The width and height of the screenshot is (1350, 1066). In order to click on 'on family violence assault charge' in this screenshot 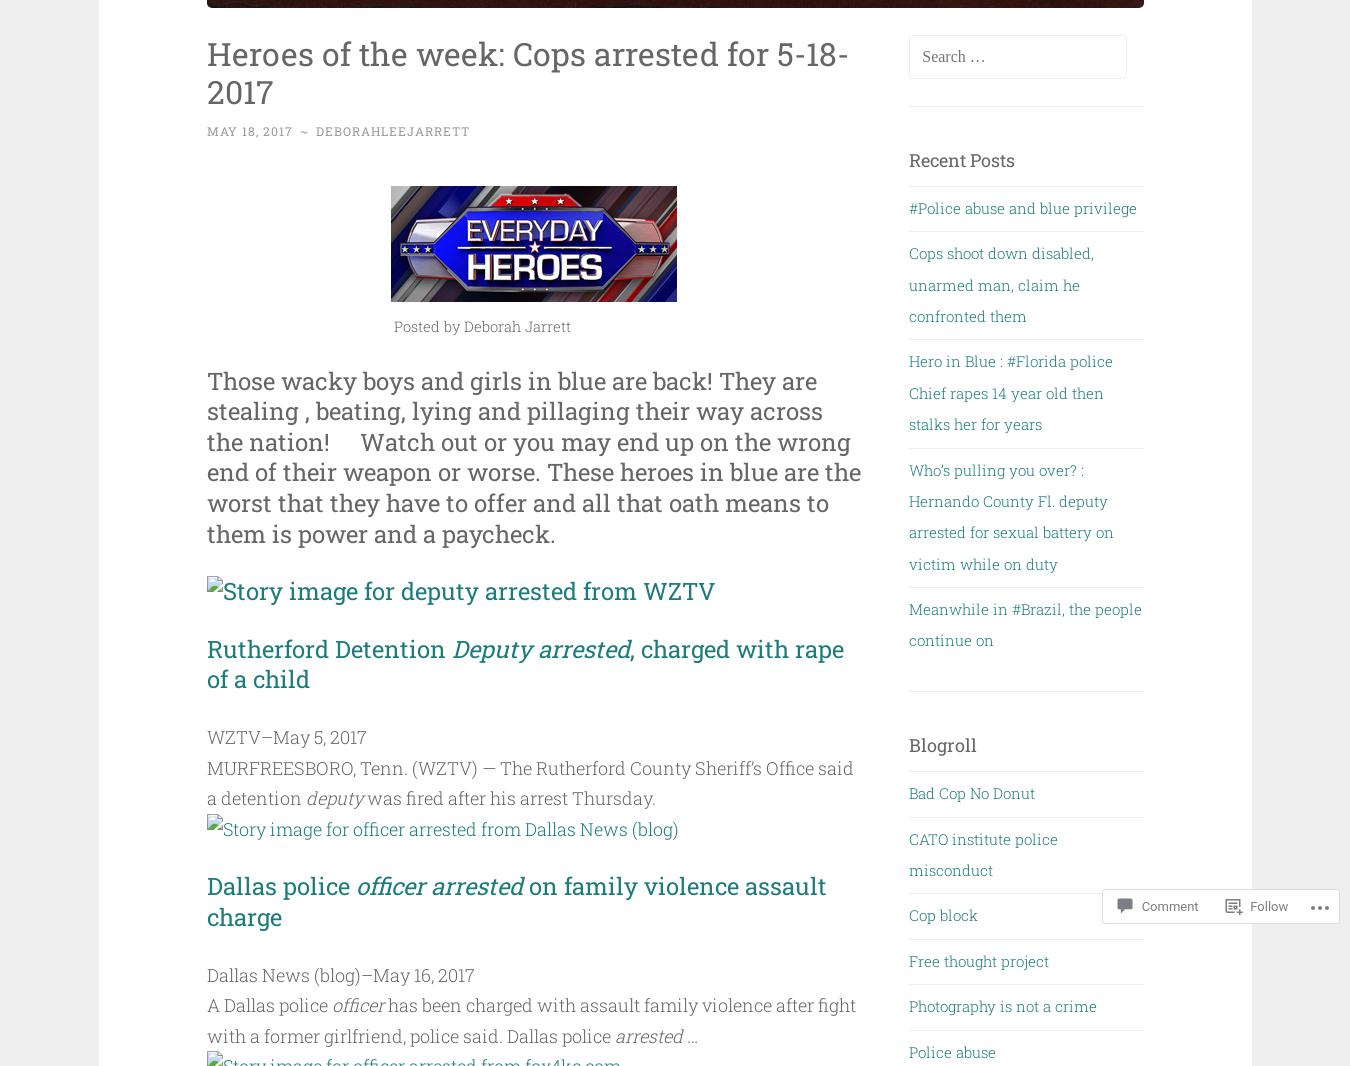, I will do `click(517, 900)`.